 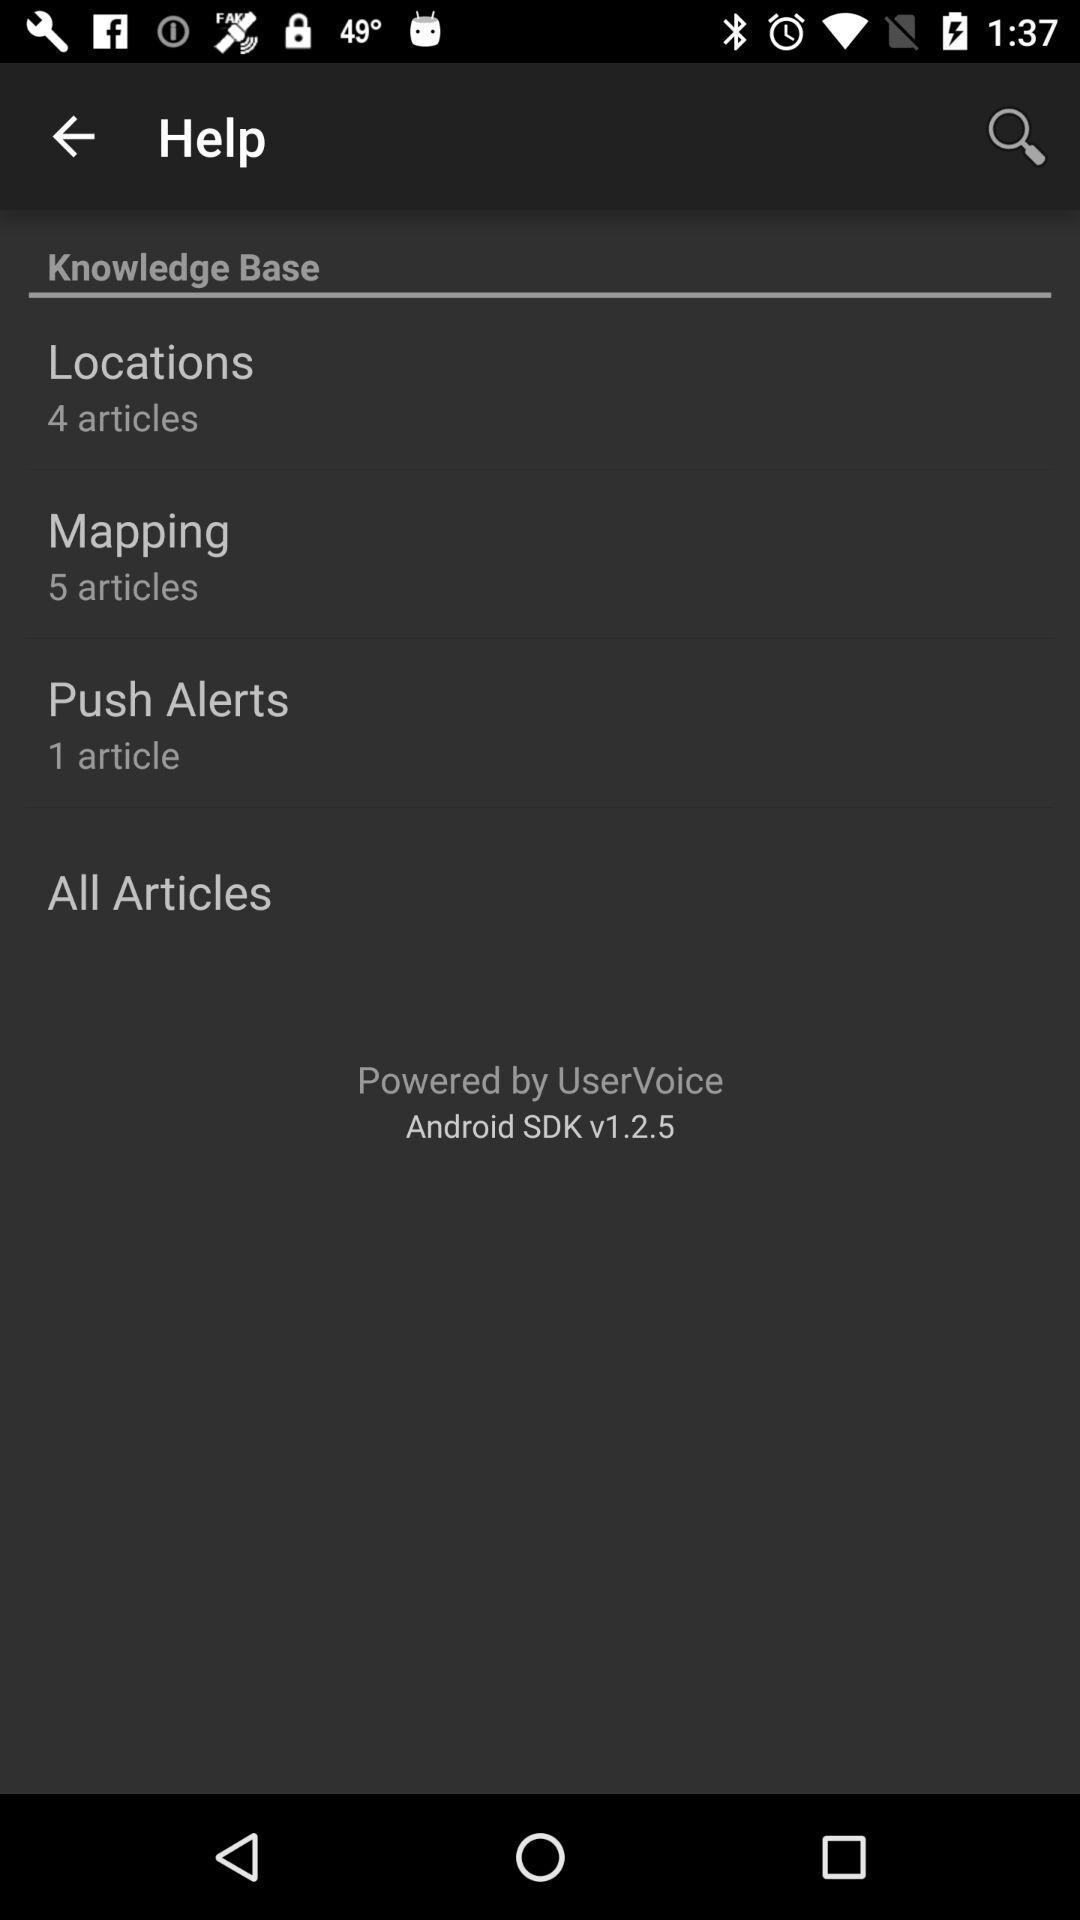 What do you see at coordinates (158, 890) in the screenshot?
I see `the all articles` at bounding box center [158, 890].